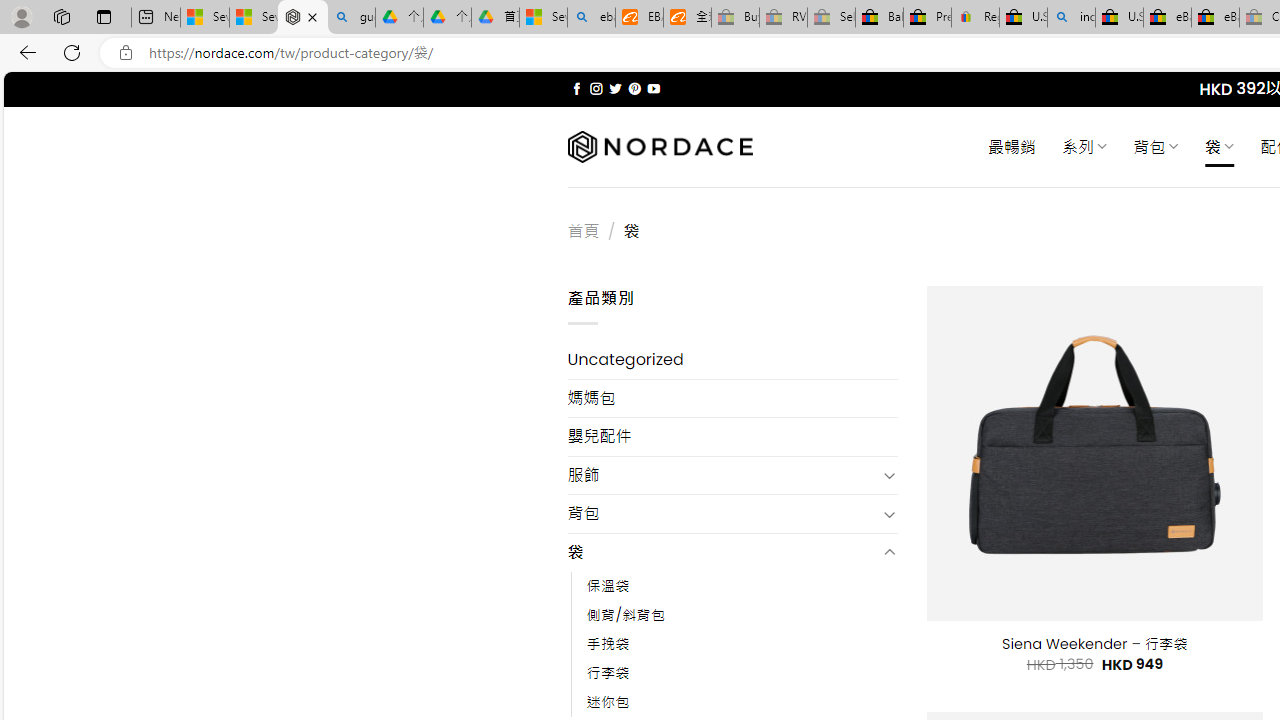 The height and width of the screenshot is (720, 1280). What do you see at coordinates (976, 17) in the screenshot?
I see `'Register: Create a personal eBay account'` at bounding box center [976, 17].